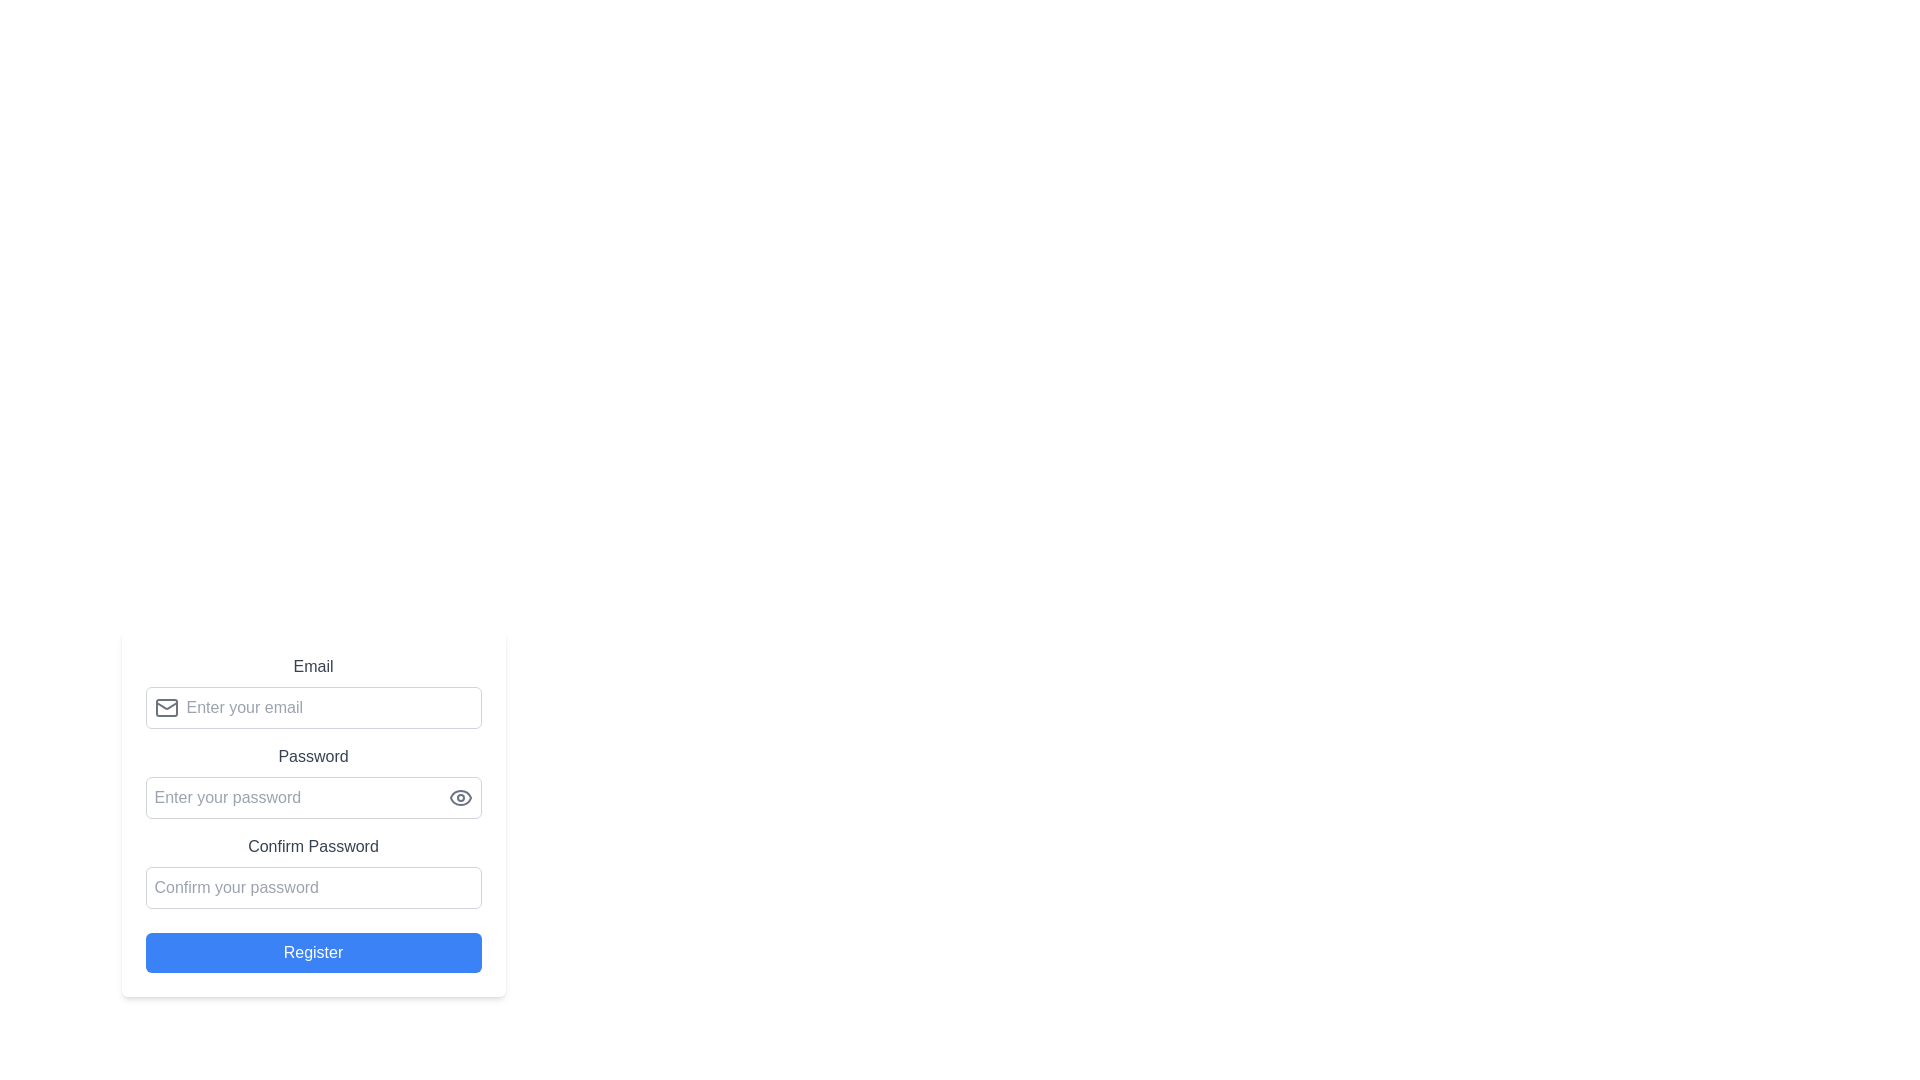 This screenshot has width=1920, height=1080. Describe the element at coordinates (166, 707) in the screenshot. I see `the envelope icon that visually represents the email input field label, located to the left of the email text field` at that location.